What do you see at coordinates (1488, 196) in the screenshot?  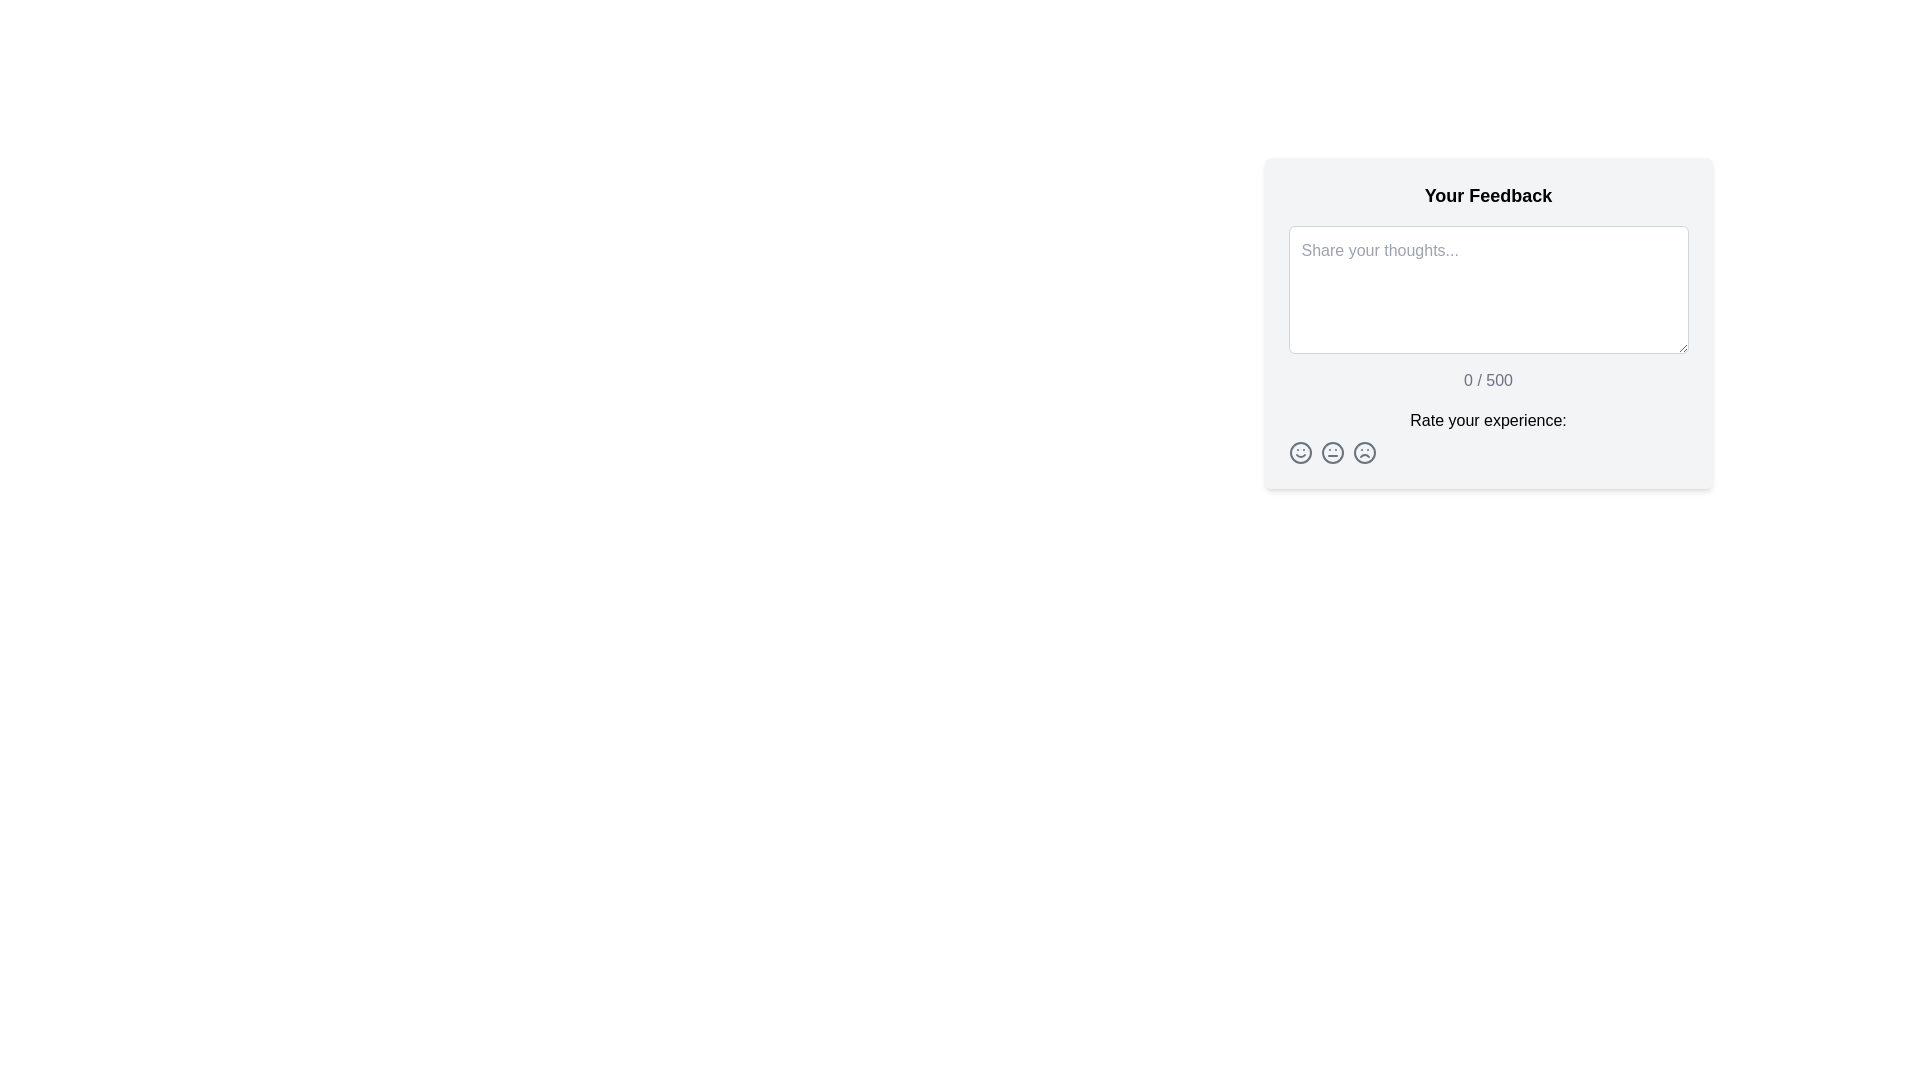 I see `title of the feedback section, which is the header or title positioned above the multiline text input box` at bounding box center [1488, 196].